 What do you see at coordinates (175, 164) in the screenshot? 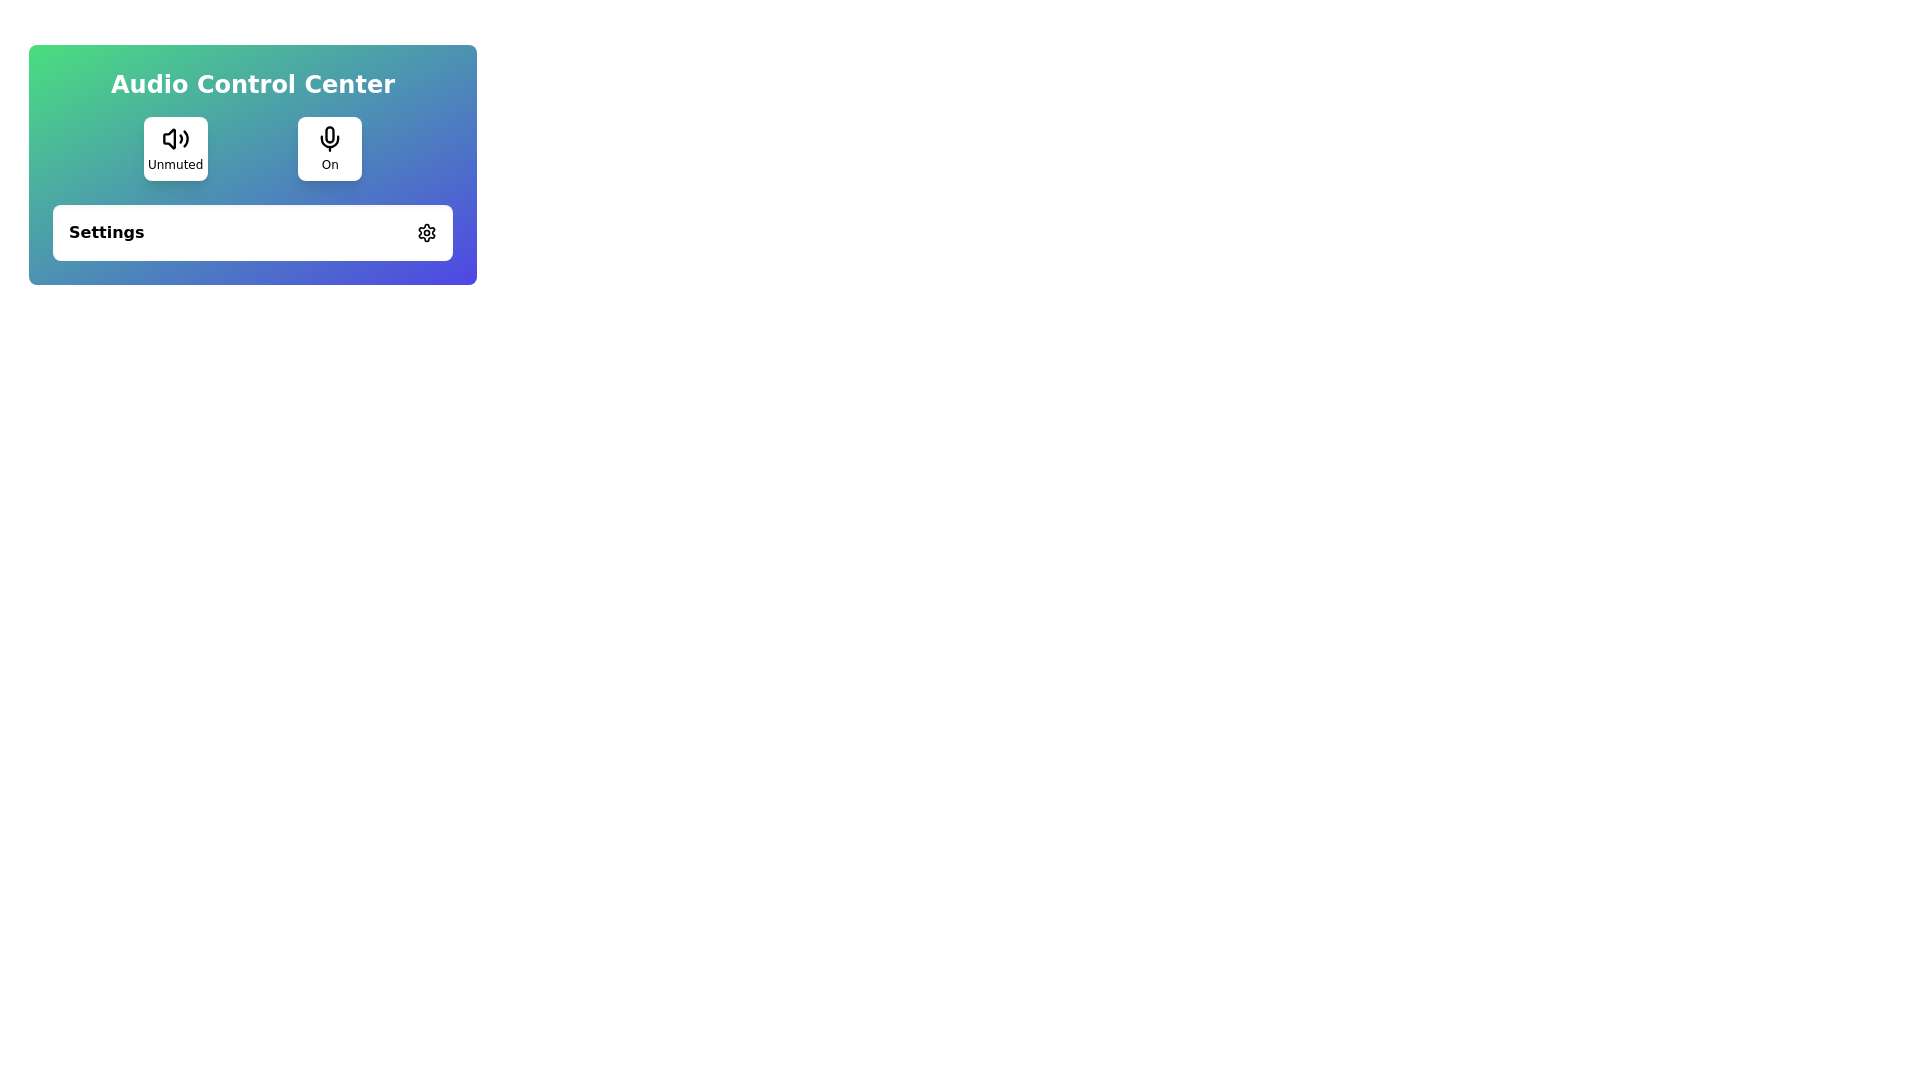
I see `the 'Unmuted' status text label located inside the bottom-center of a white rounded rectangular button that has a shadow effect` at bounding box center [175, 164].